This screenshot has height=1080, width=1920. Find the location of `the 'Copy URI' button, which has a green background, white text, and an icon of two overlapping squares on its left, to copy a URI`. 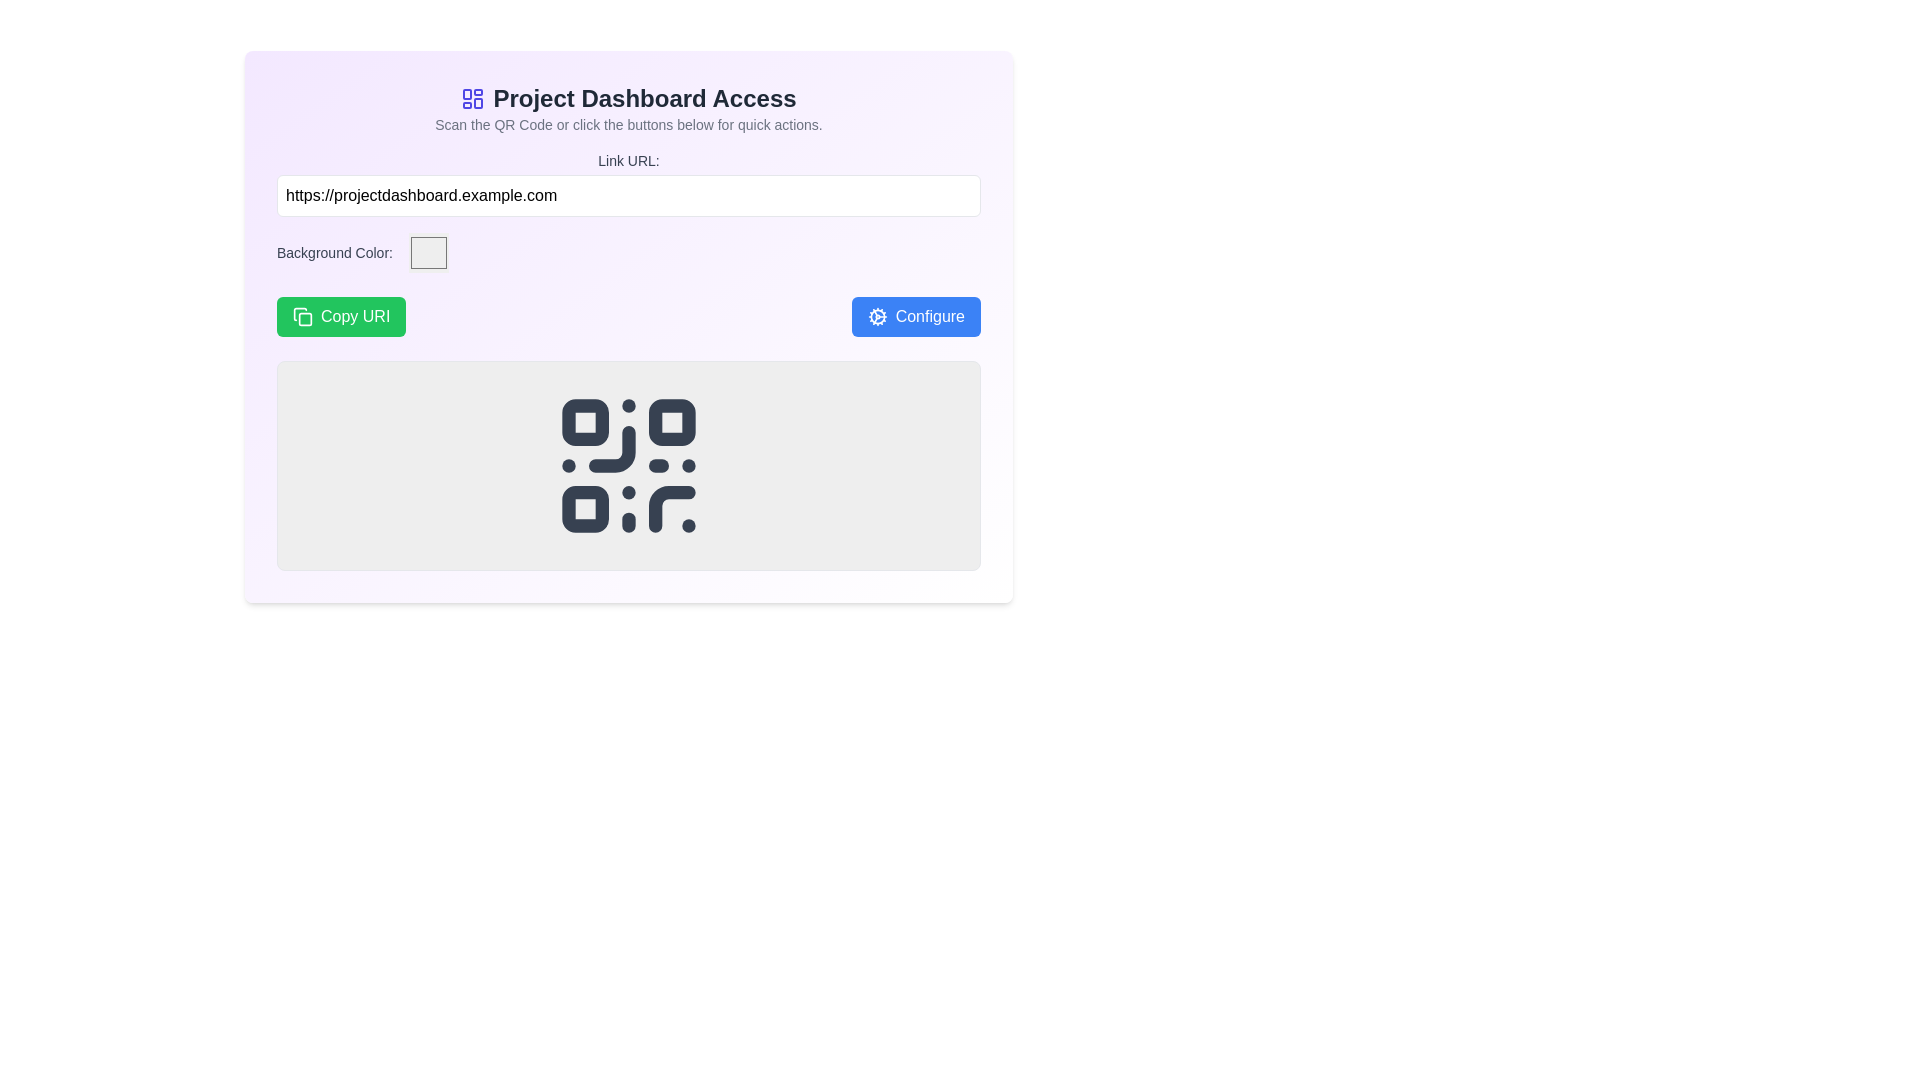

the 'Copy URI' button, which has a green background, white text, and an icon of two overlapping squares on its left, to copy a URI is located at coordinates (341, 315).